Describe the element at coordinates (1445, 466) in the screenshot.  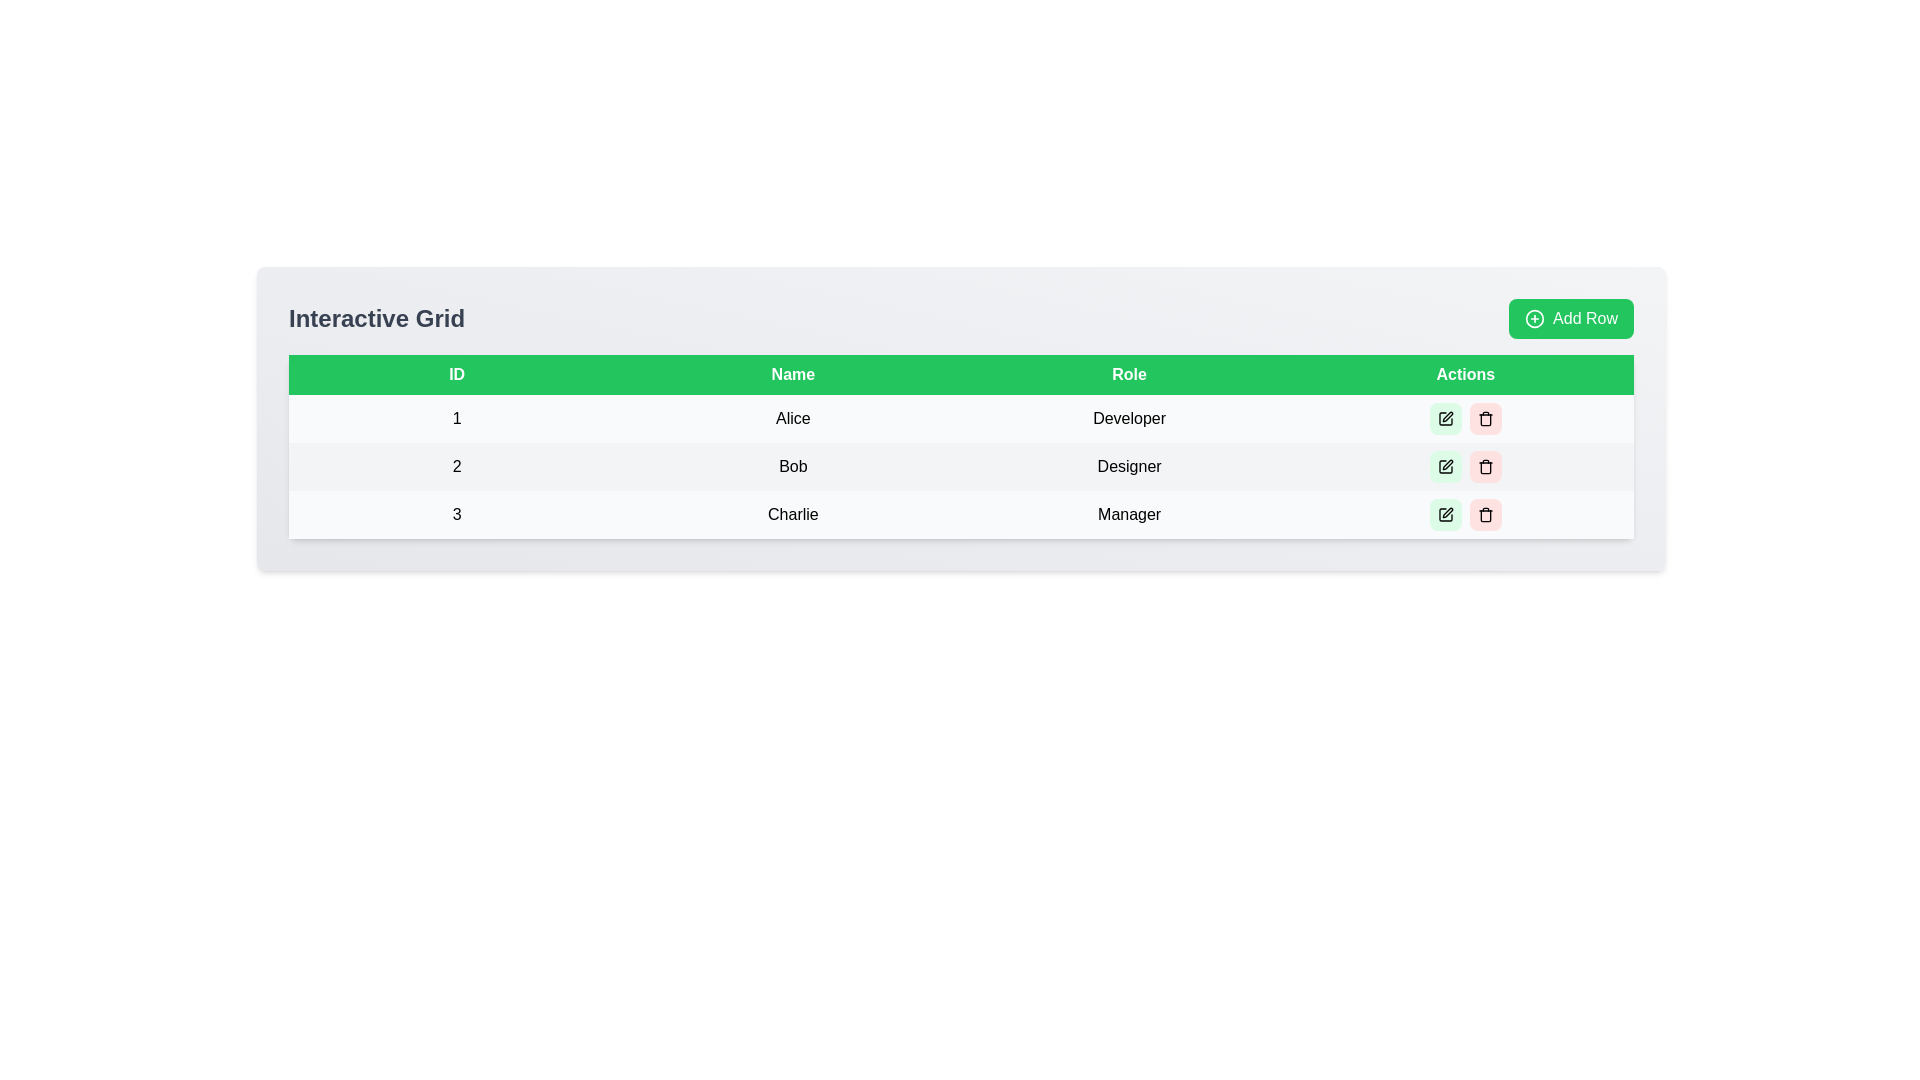
I see `the outlined square icon in the 'Actions' column of the second row for 'Bob, Designer', which is the first icon next to the delete action icon` at that location.